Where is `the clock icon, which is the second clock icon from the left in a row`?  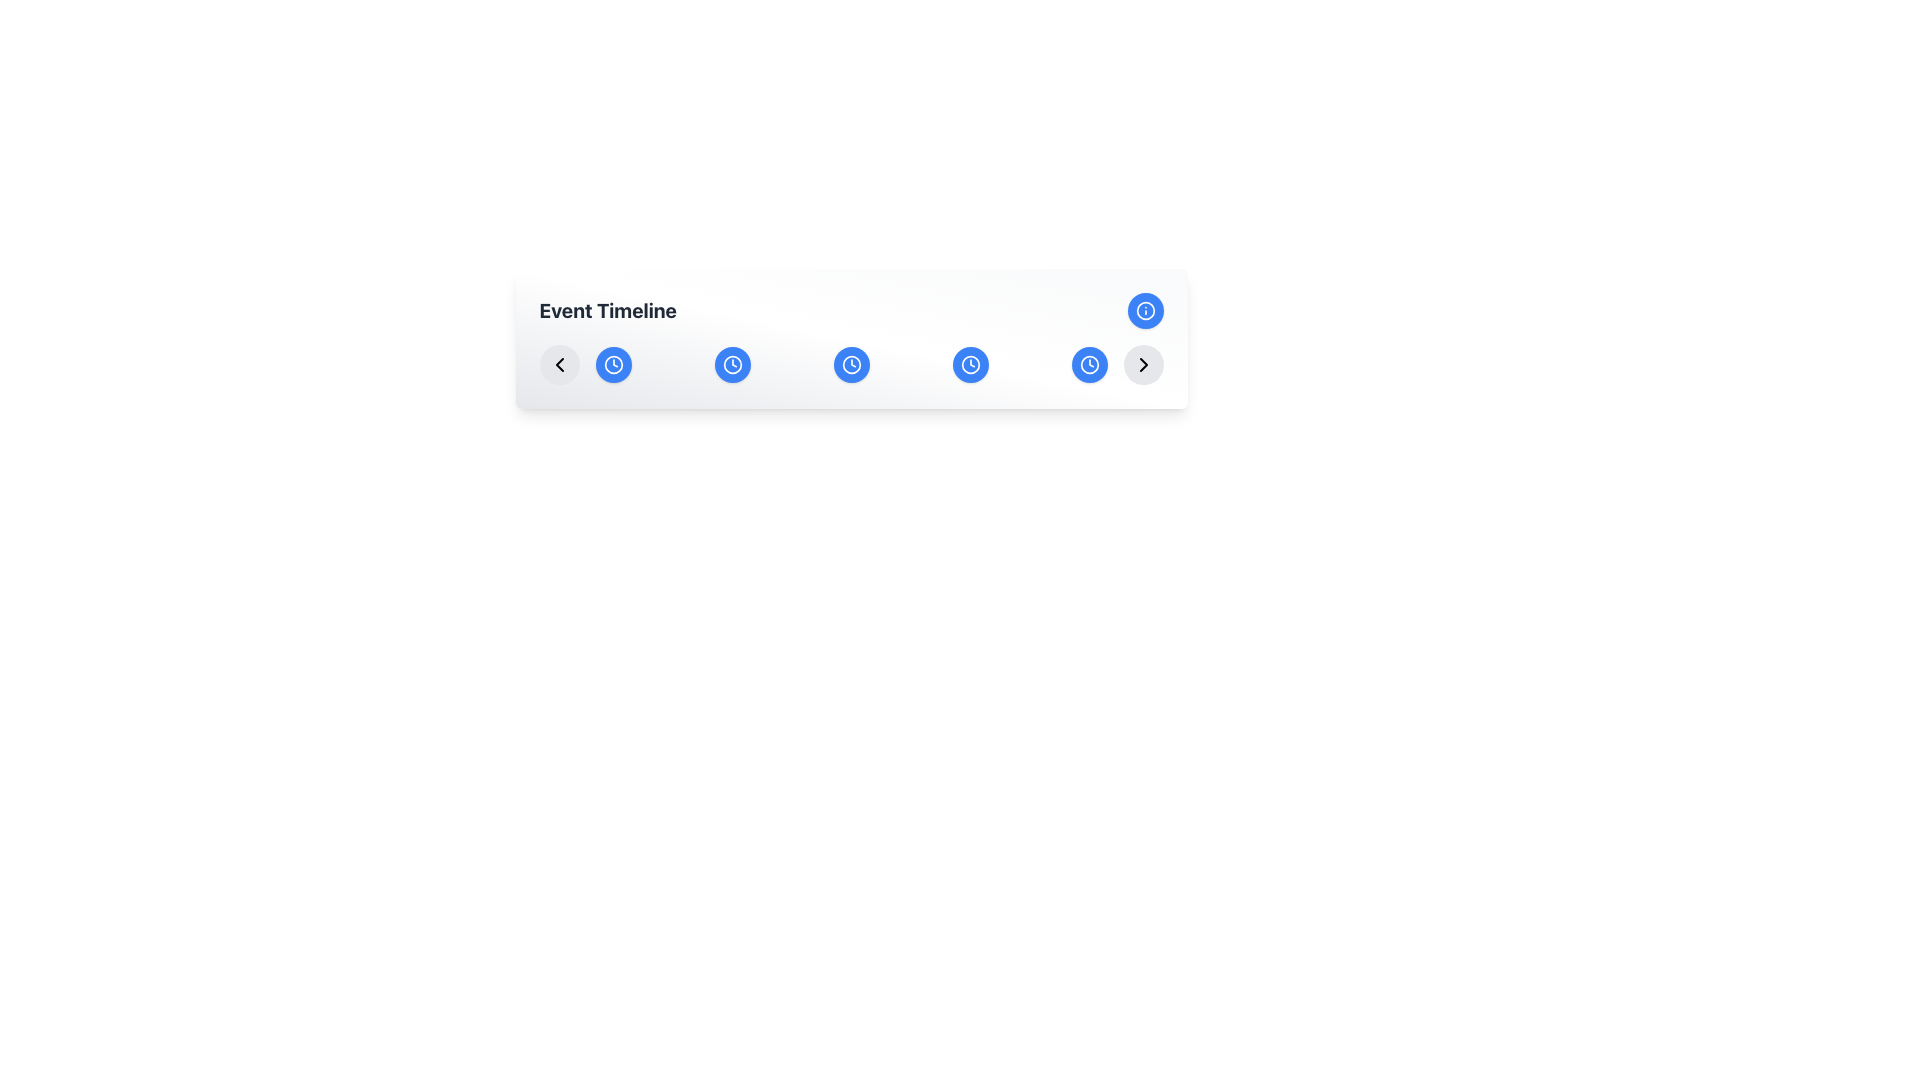 the clock icon, which is the second clock icon from the left in a row is located at coordinates (731, 365).